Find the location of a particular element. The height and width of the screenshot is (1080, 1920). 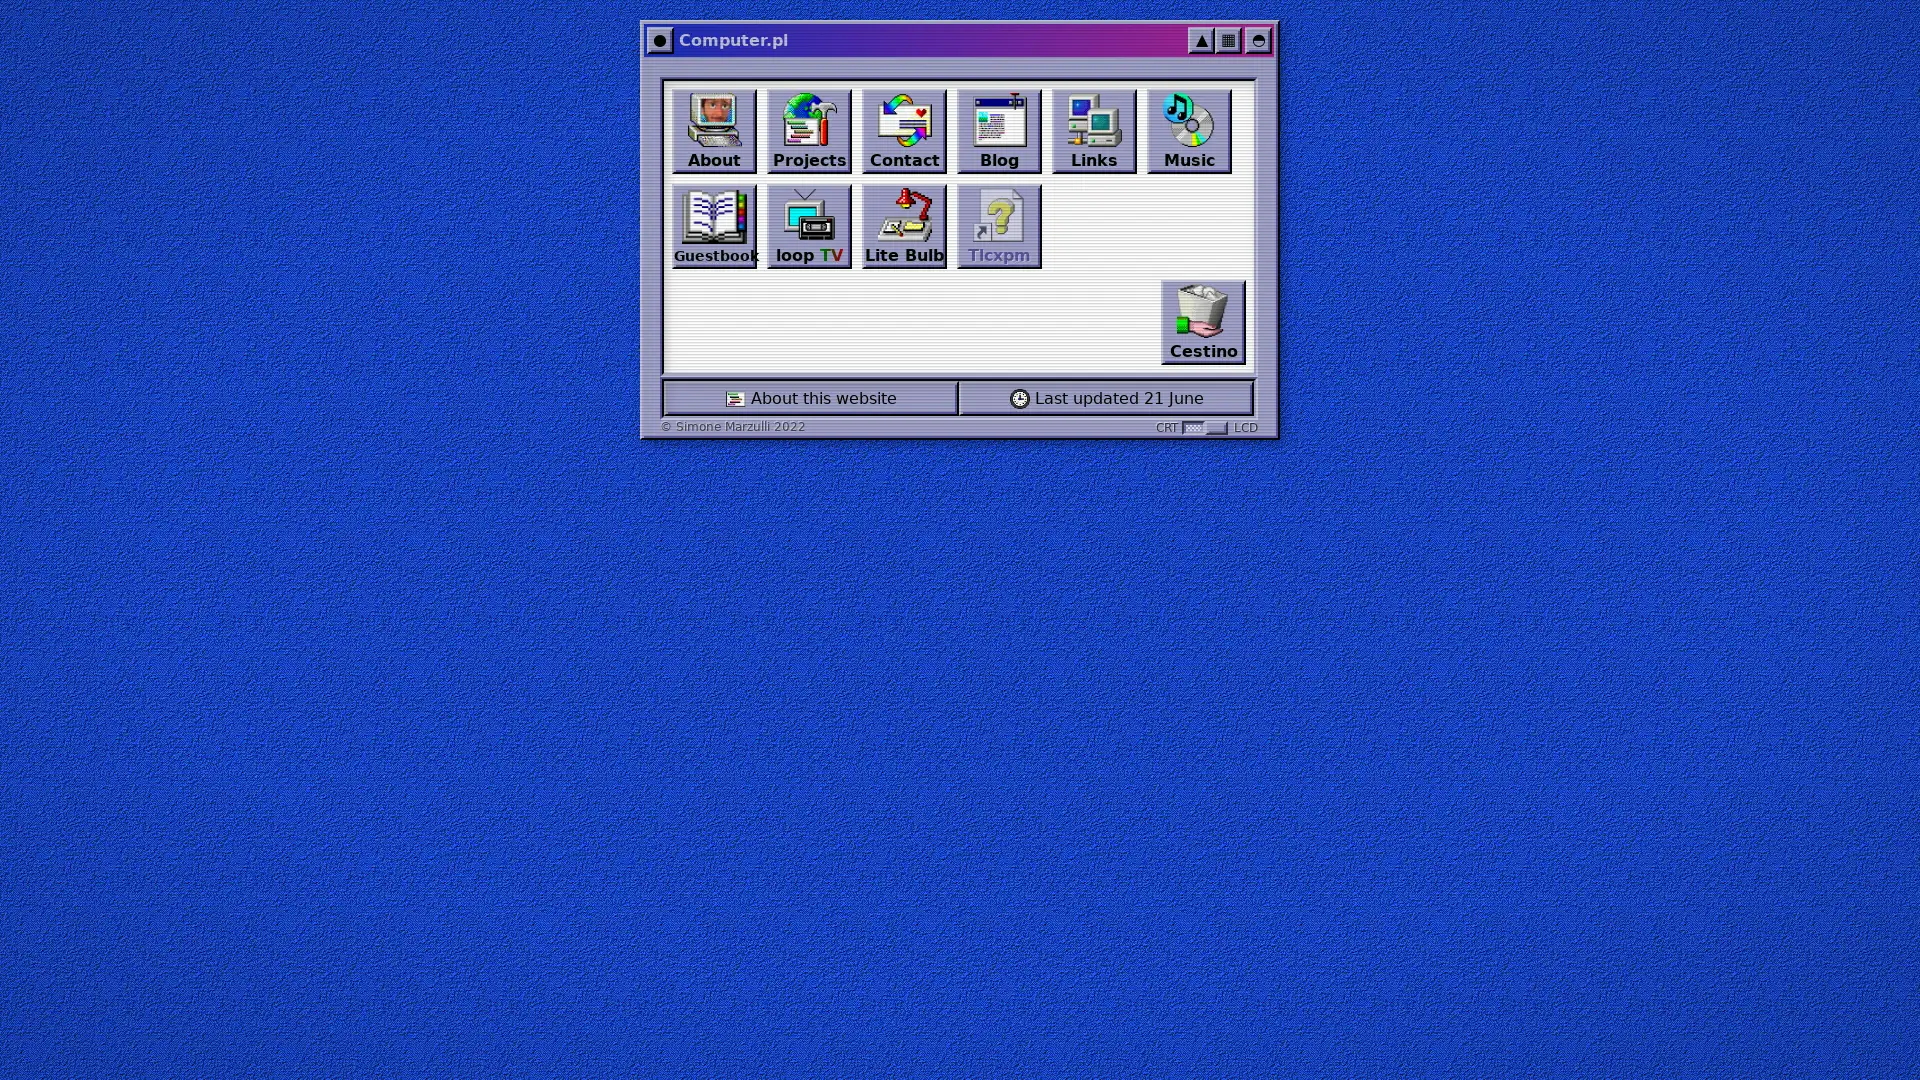

projects Projects is located at coordinates (809, 131).